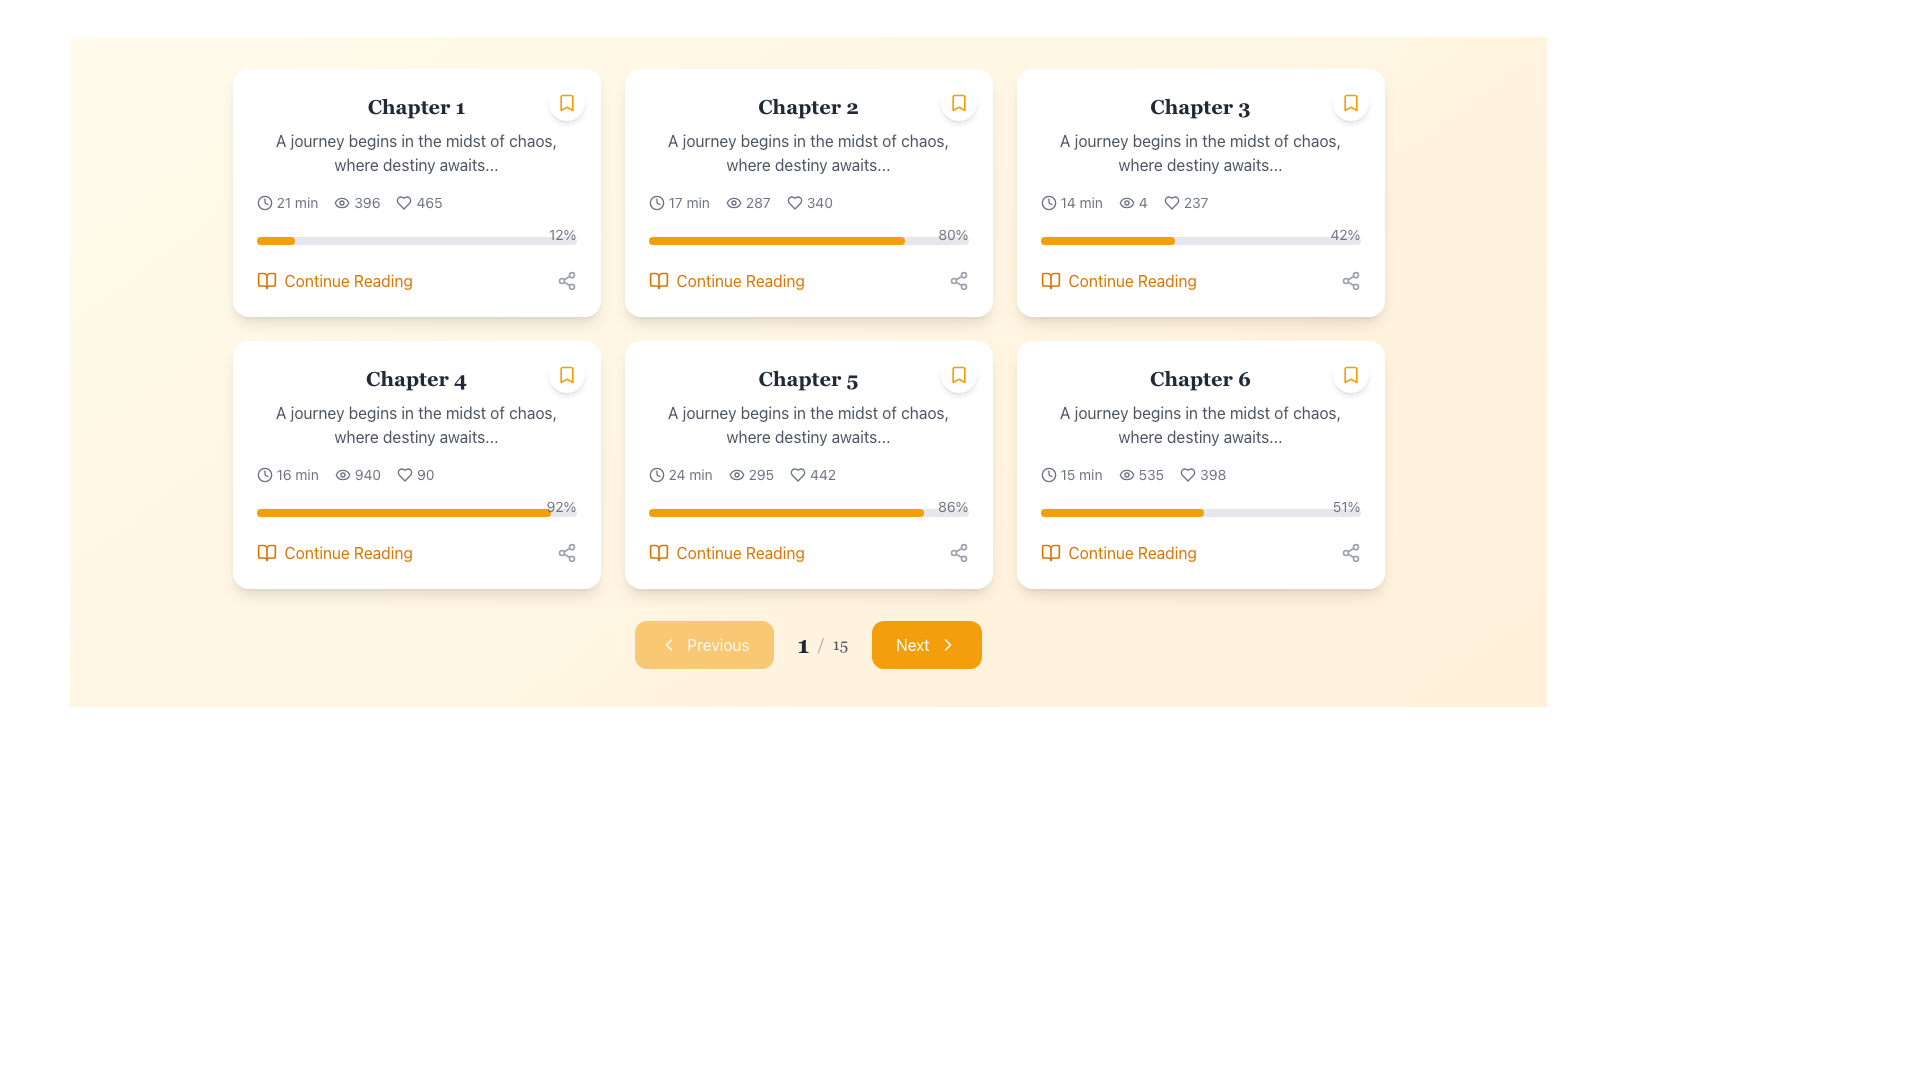 Image resolution: width=1920 pixels, height=1080 pixels. What do you see at coordinates (565, 103) in the screenshot?
I see `the bookmark icon button with an orange outline located in the top-right corner of the 'Chapter 1' card for additional actions if configured` at bounding box center [565, 103].